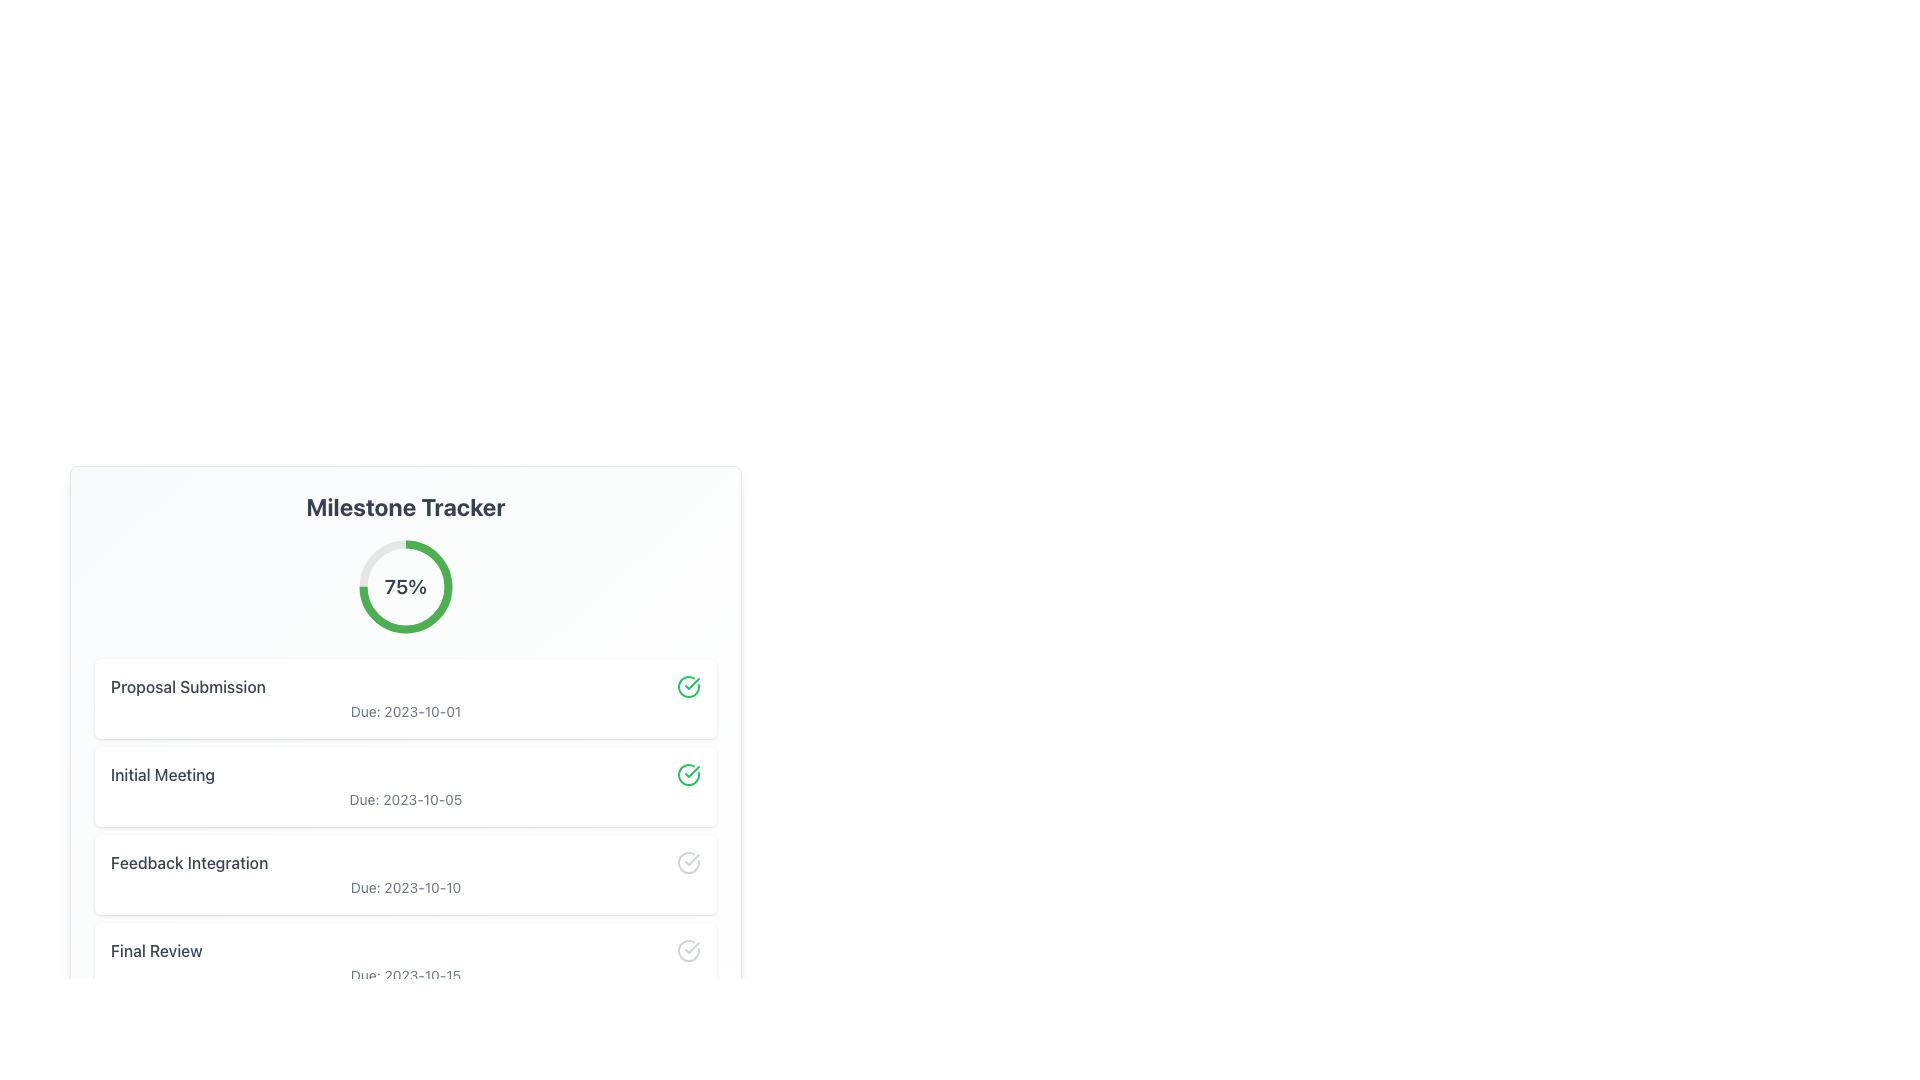 The height and width of the screenshot is (1080, 1920). Describe the element at coordinates (405, 585) in the screenshot. I see `the percentage displayed inside the Circular Progress Indicator showing '75%' located below the 'Milestone Tracker' heading` at that location.